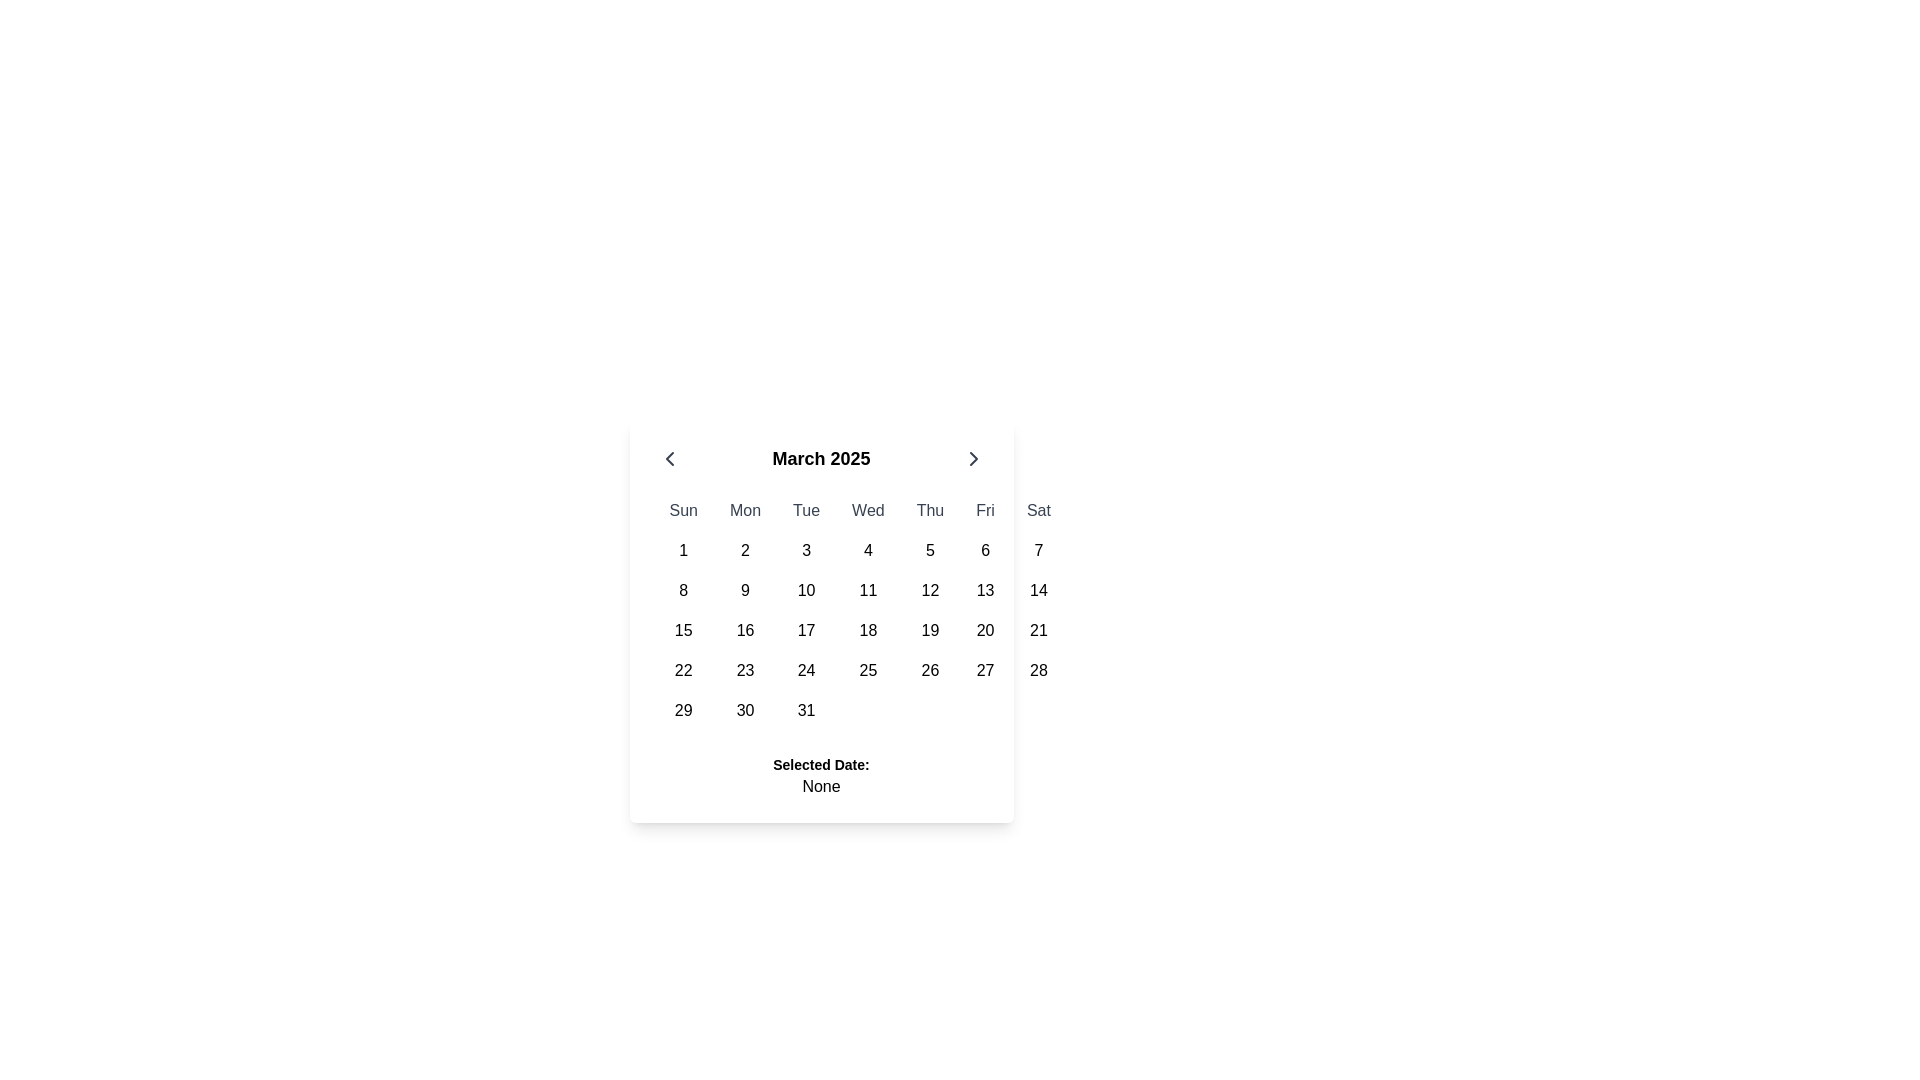 This screenshot has width=1920, height=1080. What do you see at coordinates (744, 709) in the screenshot?
I see `the button-like calendar day display showing '30'` at bounding box center [744, 709].